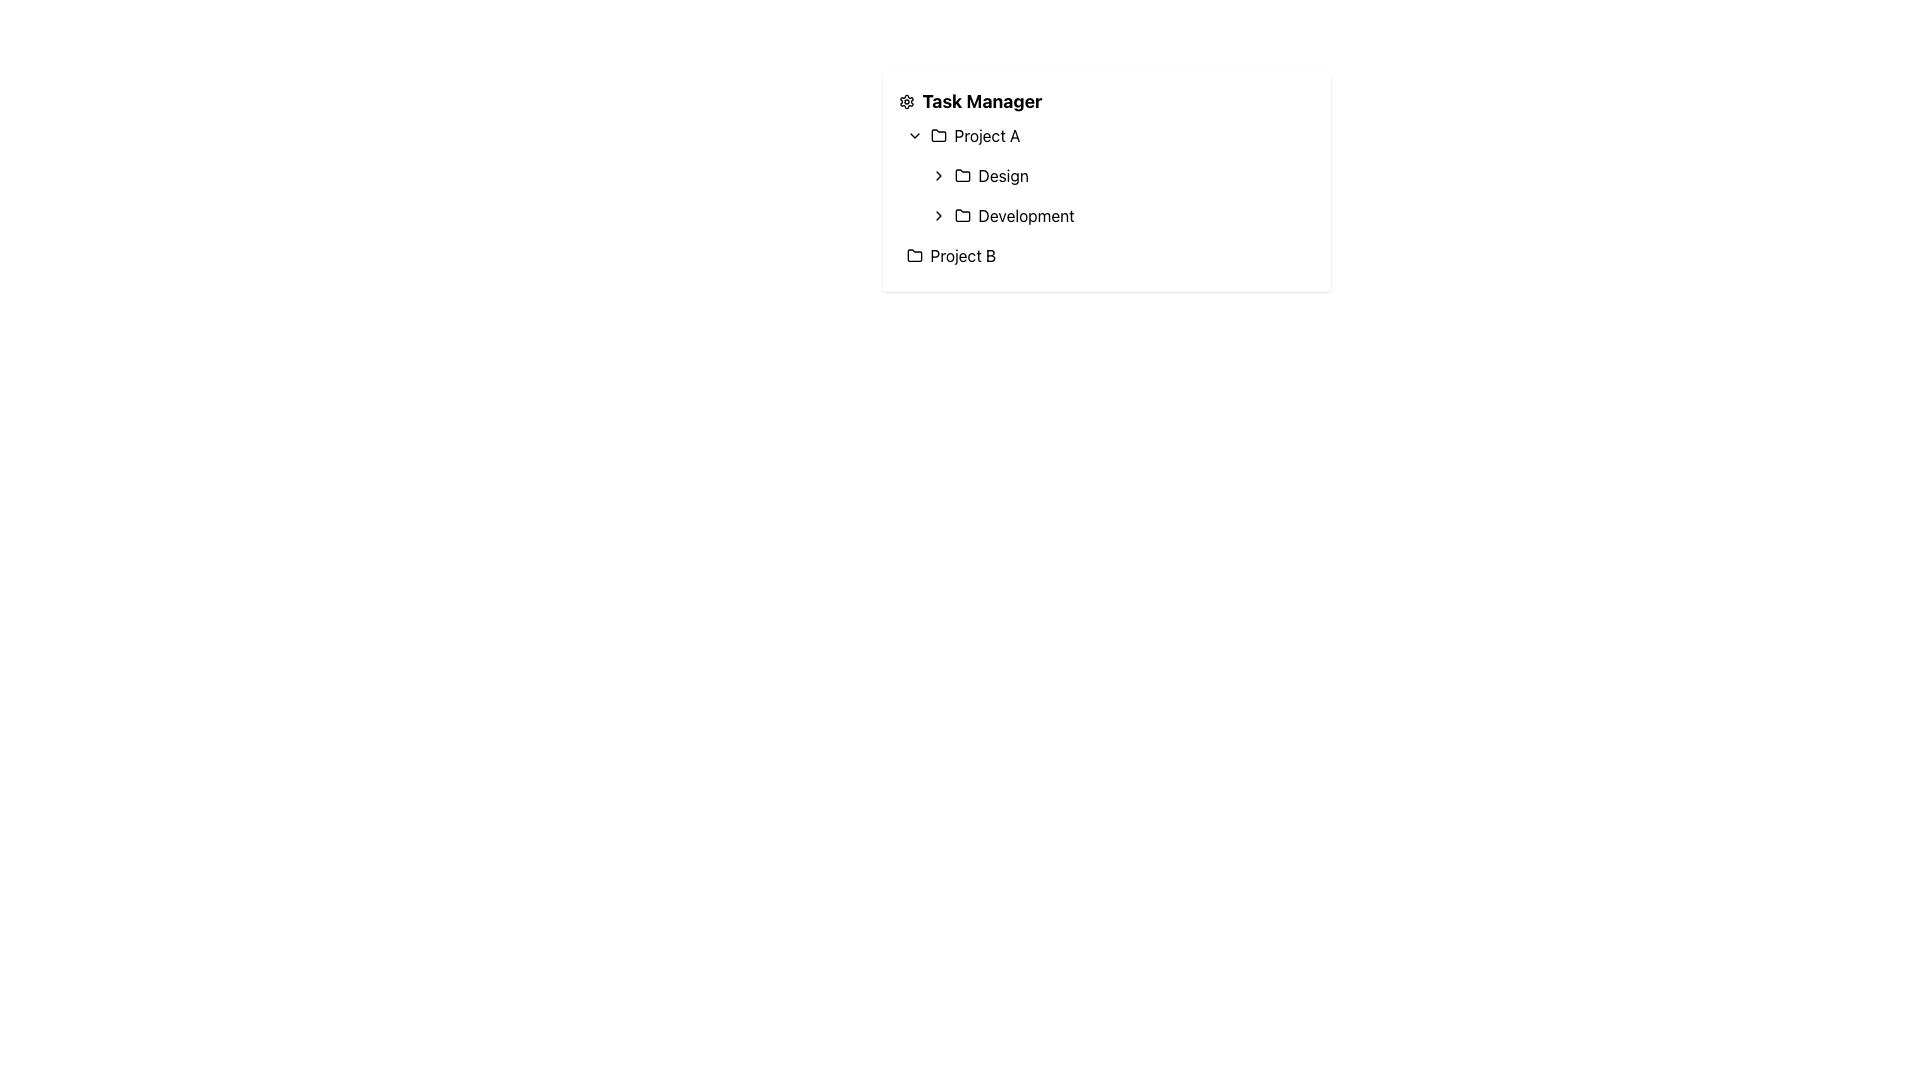 The height and width of the screenshot is (1080, 1920). What do you see at coordinates (1117, 216) in the screenshot?
I see `the Folder entry for 'Development' located under the 'Design' section in the Task Manager interface` at bounding box center [1117, 216].